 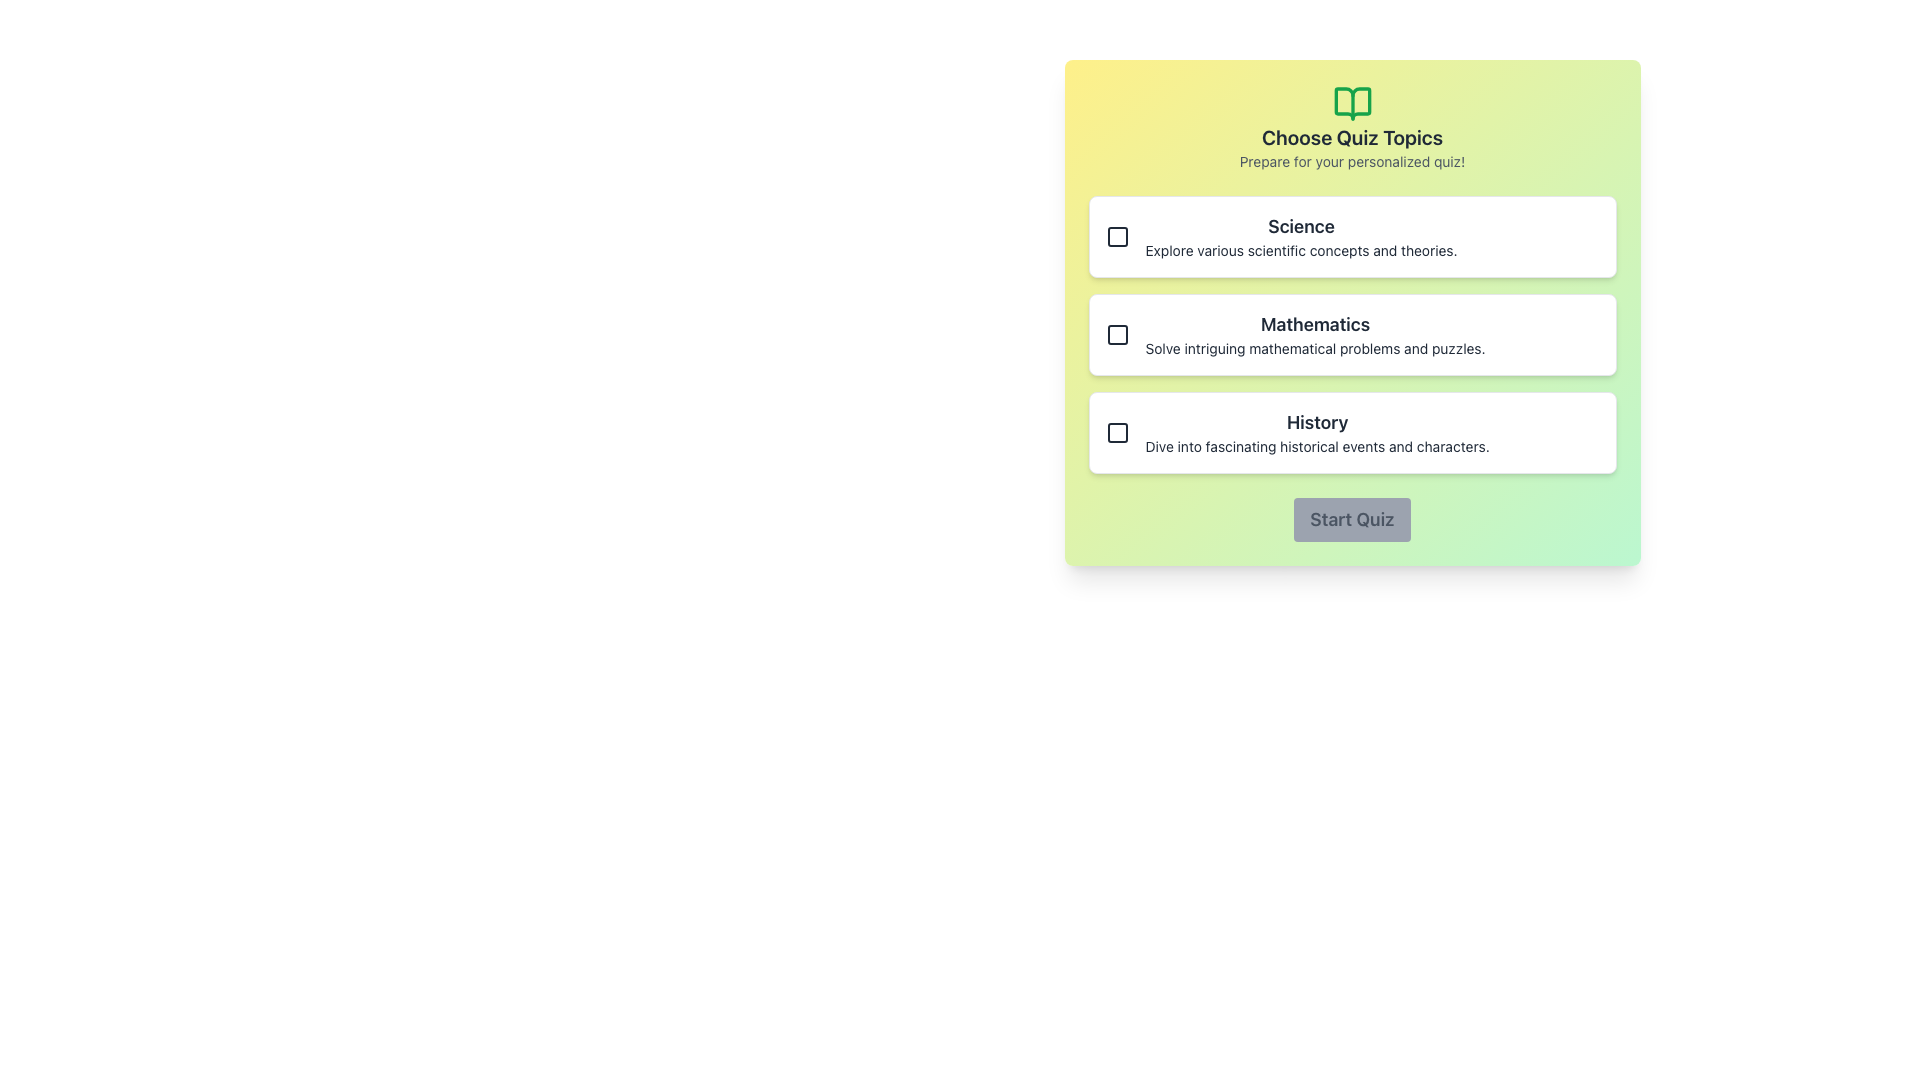 What do you see at coordinates (1317, 446) in the screenshot?
I see `the descriptive text reading 'Dive into fascinating historical events and characters.', which is styled in a smaller muted gray font and positioned below the 'History' heading` at bounding box center [1317, 446].